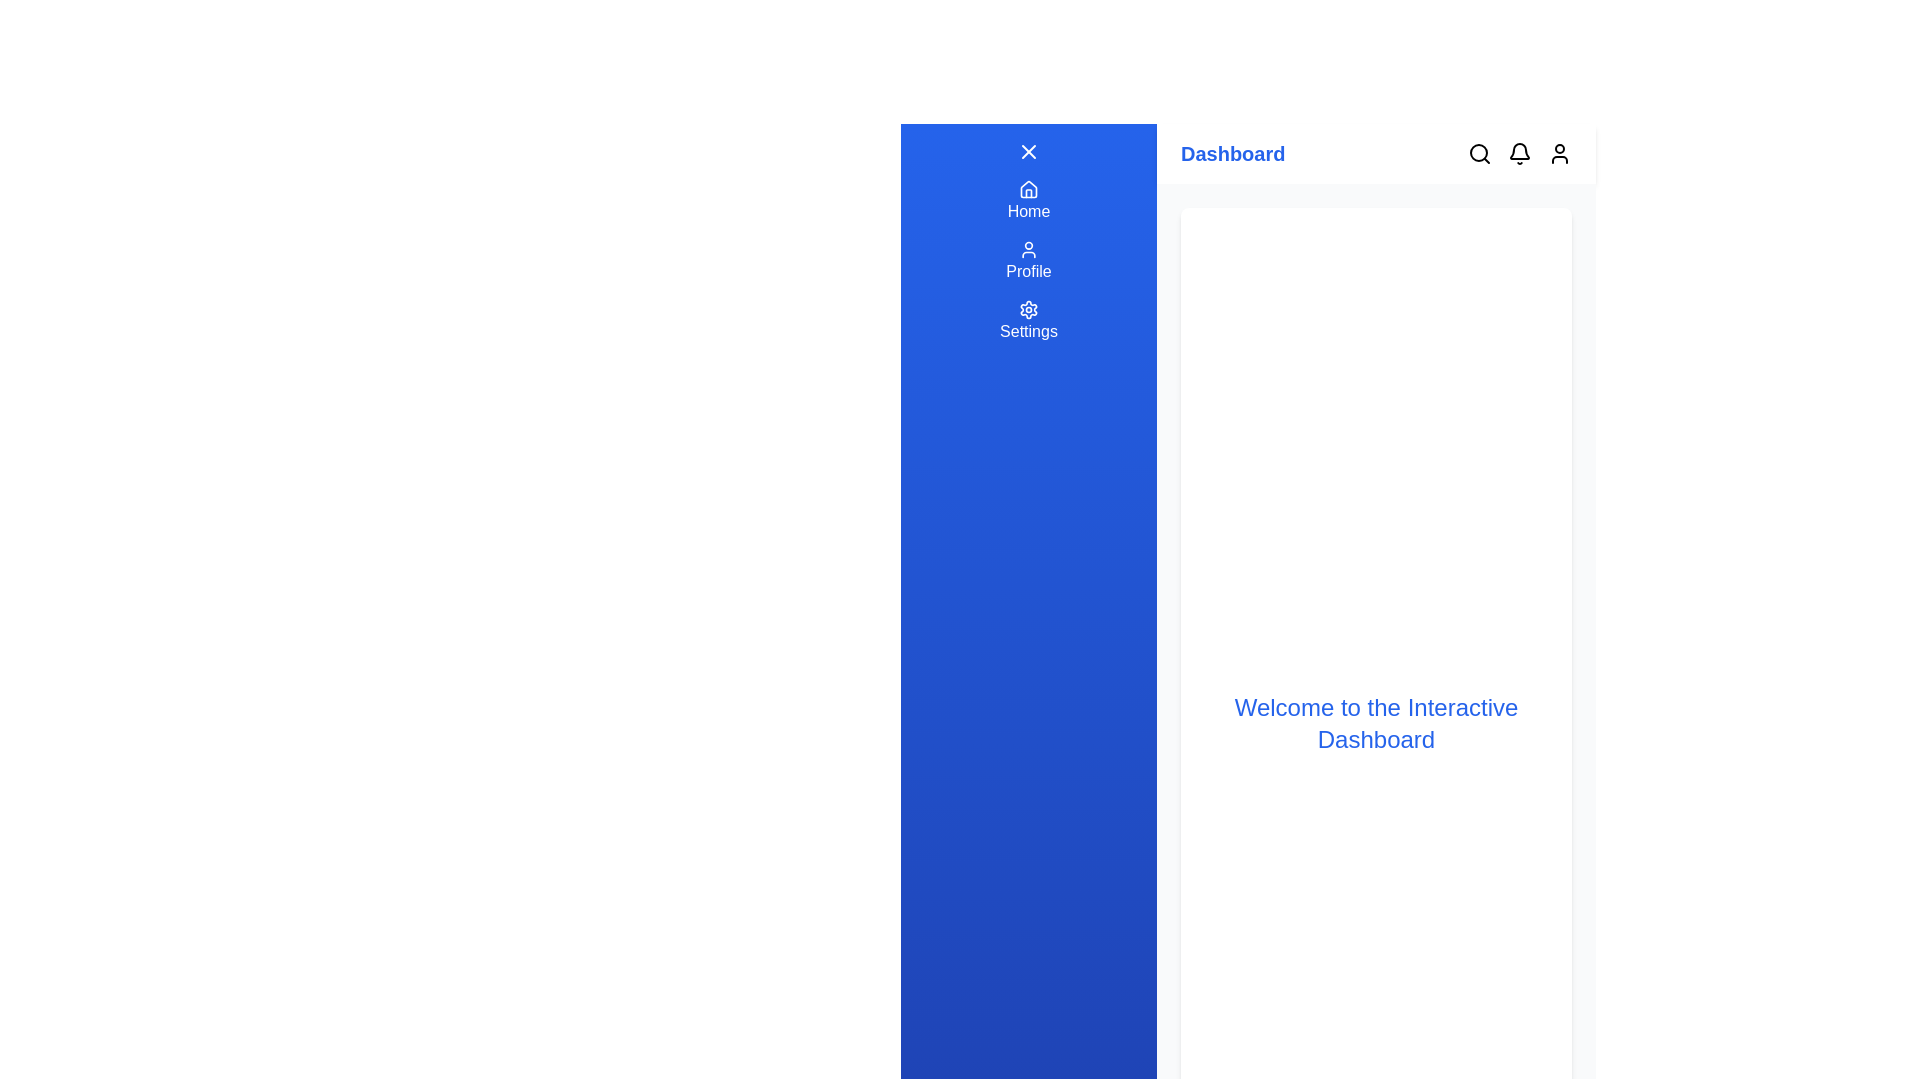  Describe the element at coordinates (1028, 150) in the screenshot. I see `the close button at the top of the sidebar panel on the left-hand side of the application` at that location.